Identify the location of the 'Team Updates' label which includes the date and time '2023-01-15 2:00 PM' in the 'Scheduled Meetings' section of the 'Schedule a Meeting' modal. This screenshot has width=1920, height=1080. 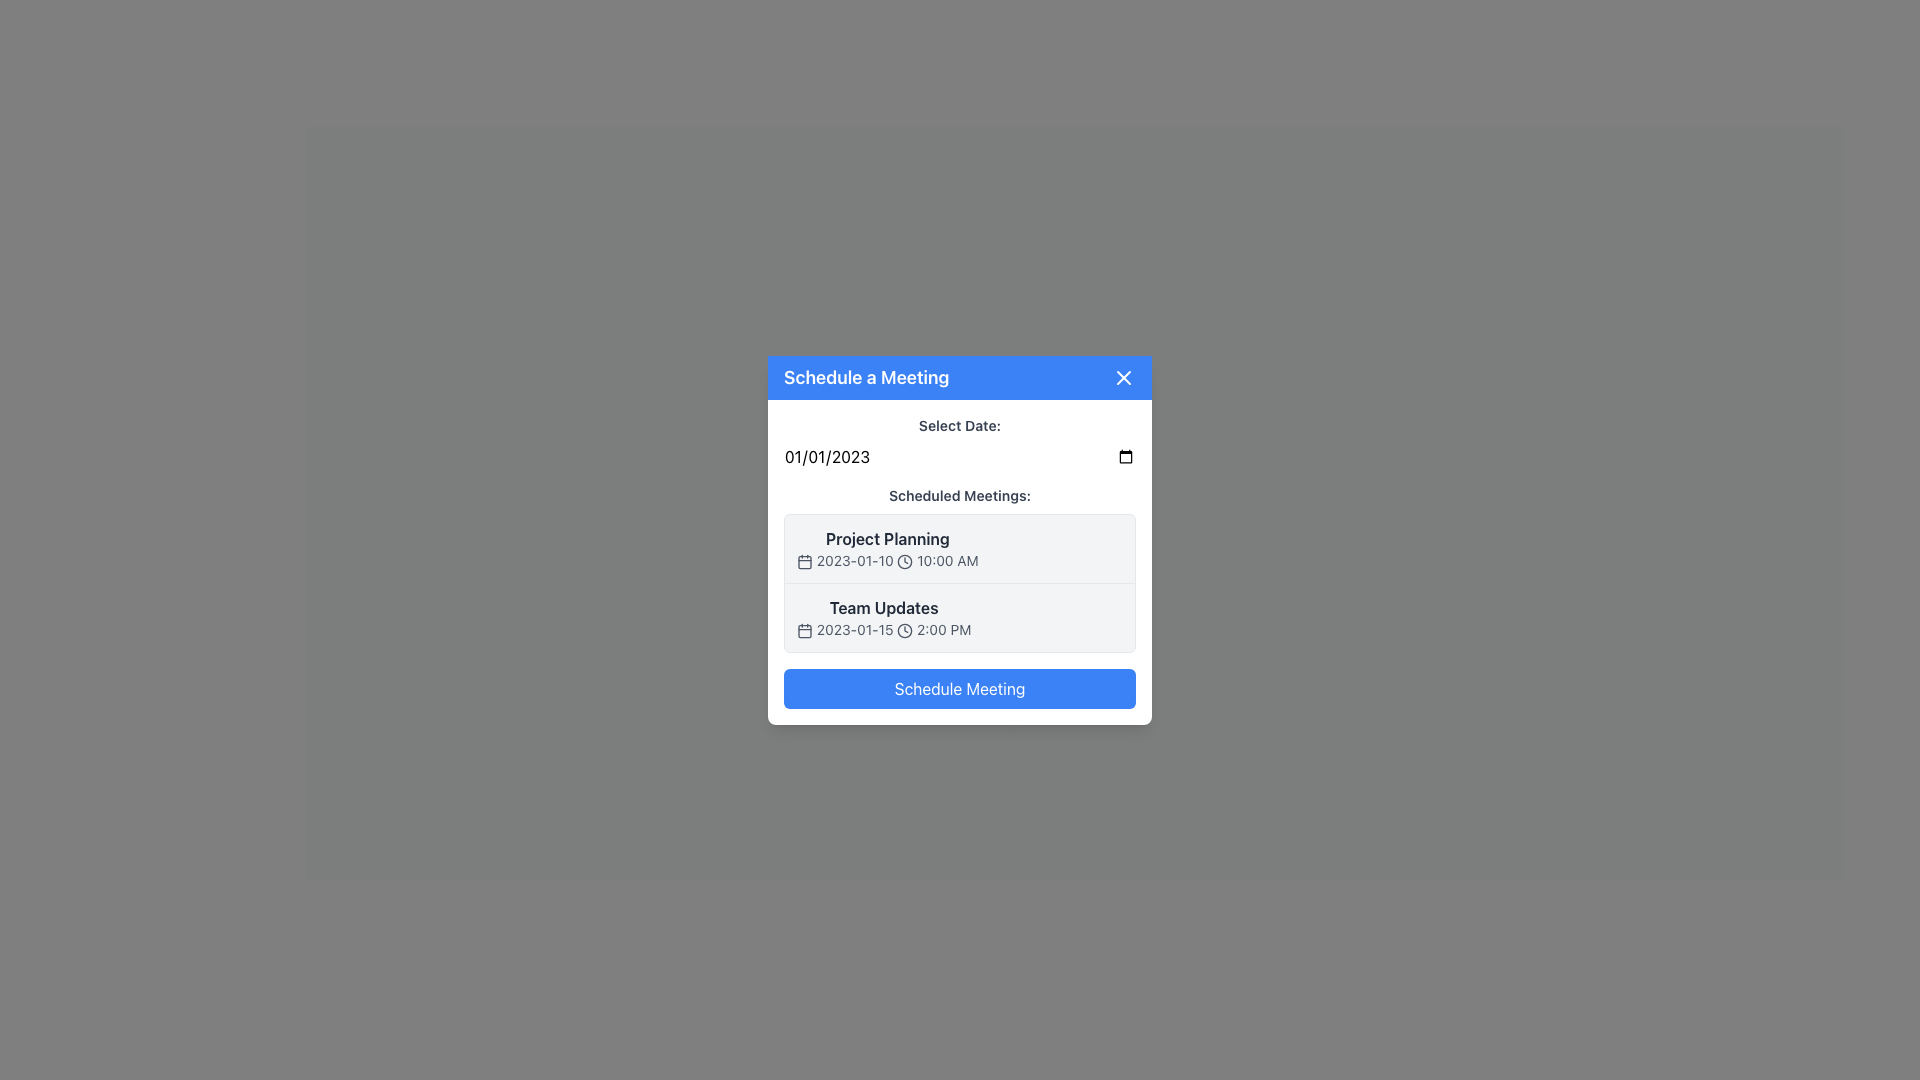
(883, 616).